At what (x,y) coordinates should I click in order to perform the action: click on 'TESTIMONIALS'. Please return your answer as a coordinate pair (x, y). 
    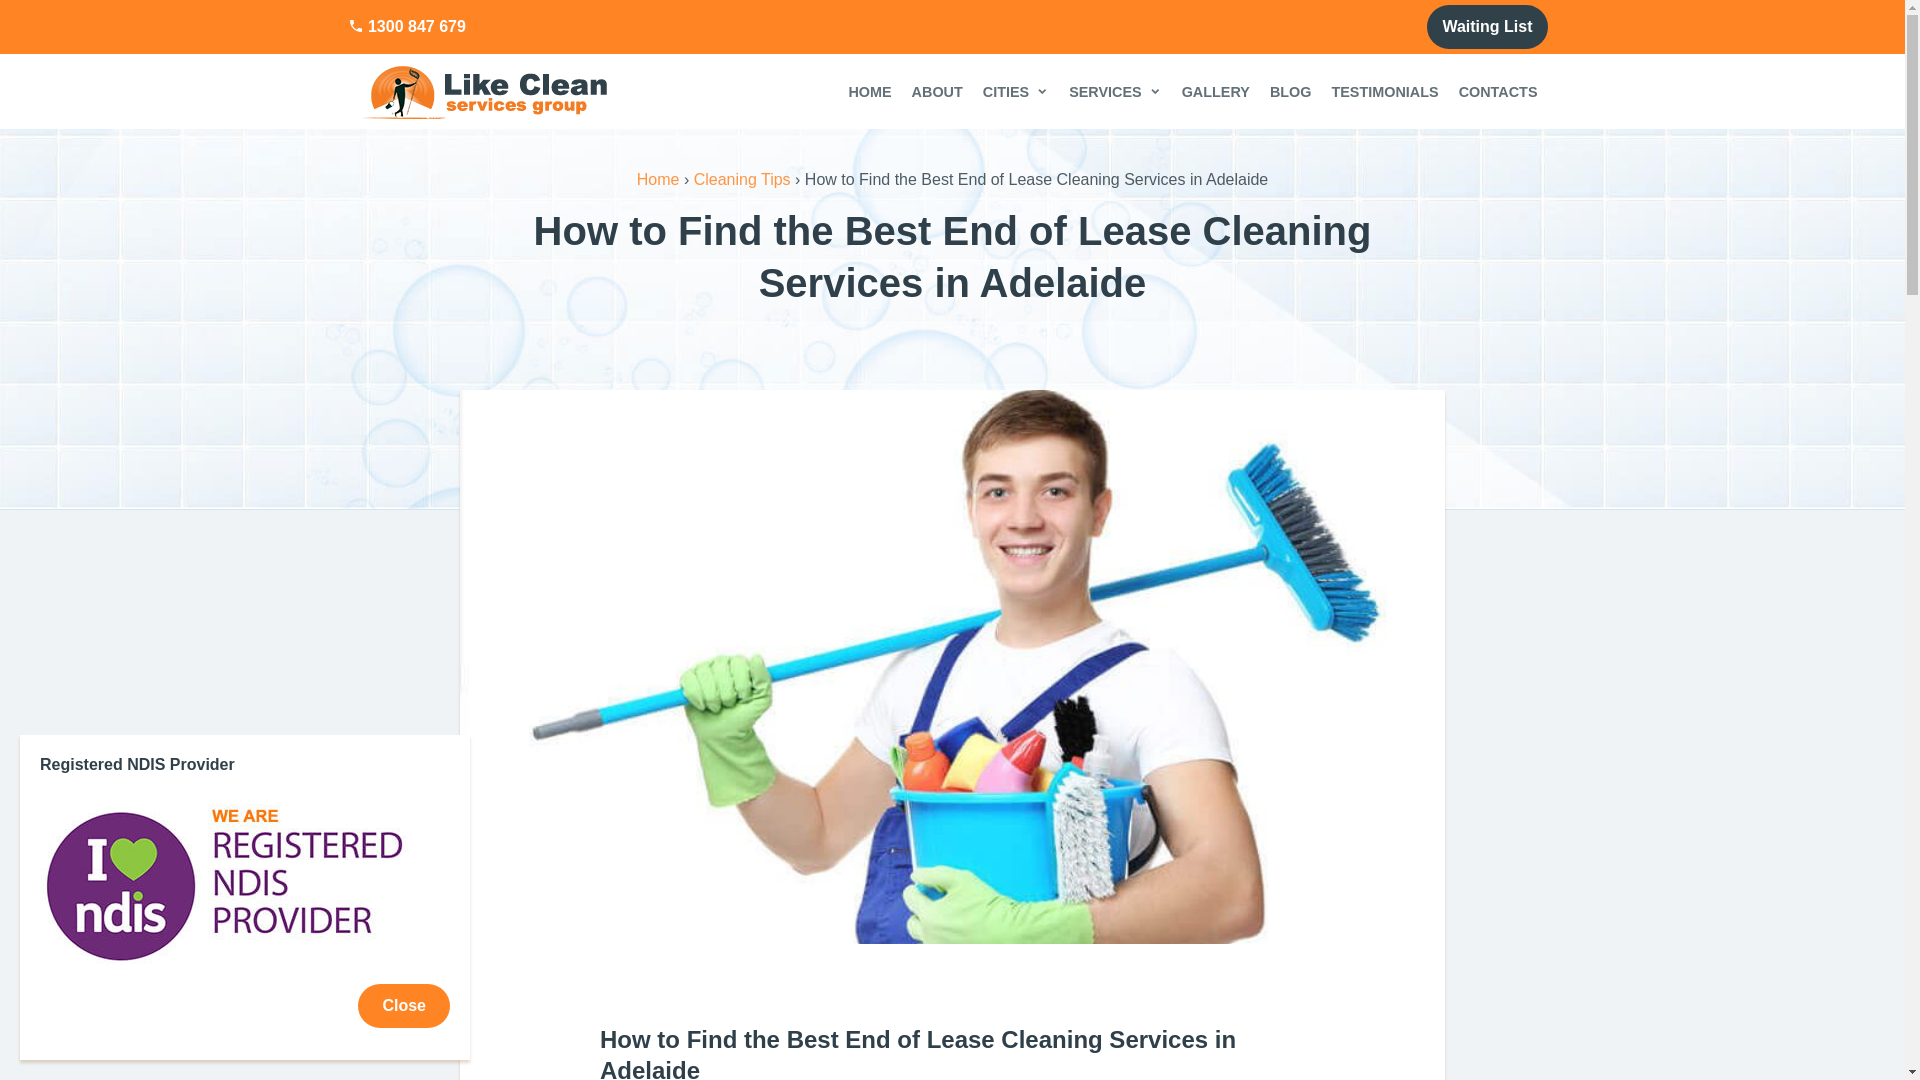
    Looking at the image, I should click on (1320, 91).